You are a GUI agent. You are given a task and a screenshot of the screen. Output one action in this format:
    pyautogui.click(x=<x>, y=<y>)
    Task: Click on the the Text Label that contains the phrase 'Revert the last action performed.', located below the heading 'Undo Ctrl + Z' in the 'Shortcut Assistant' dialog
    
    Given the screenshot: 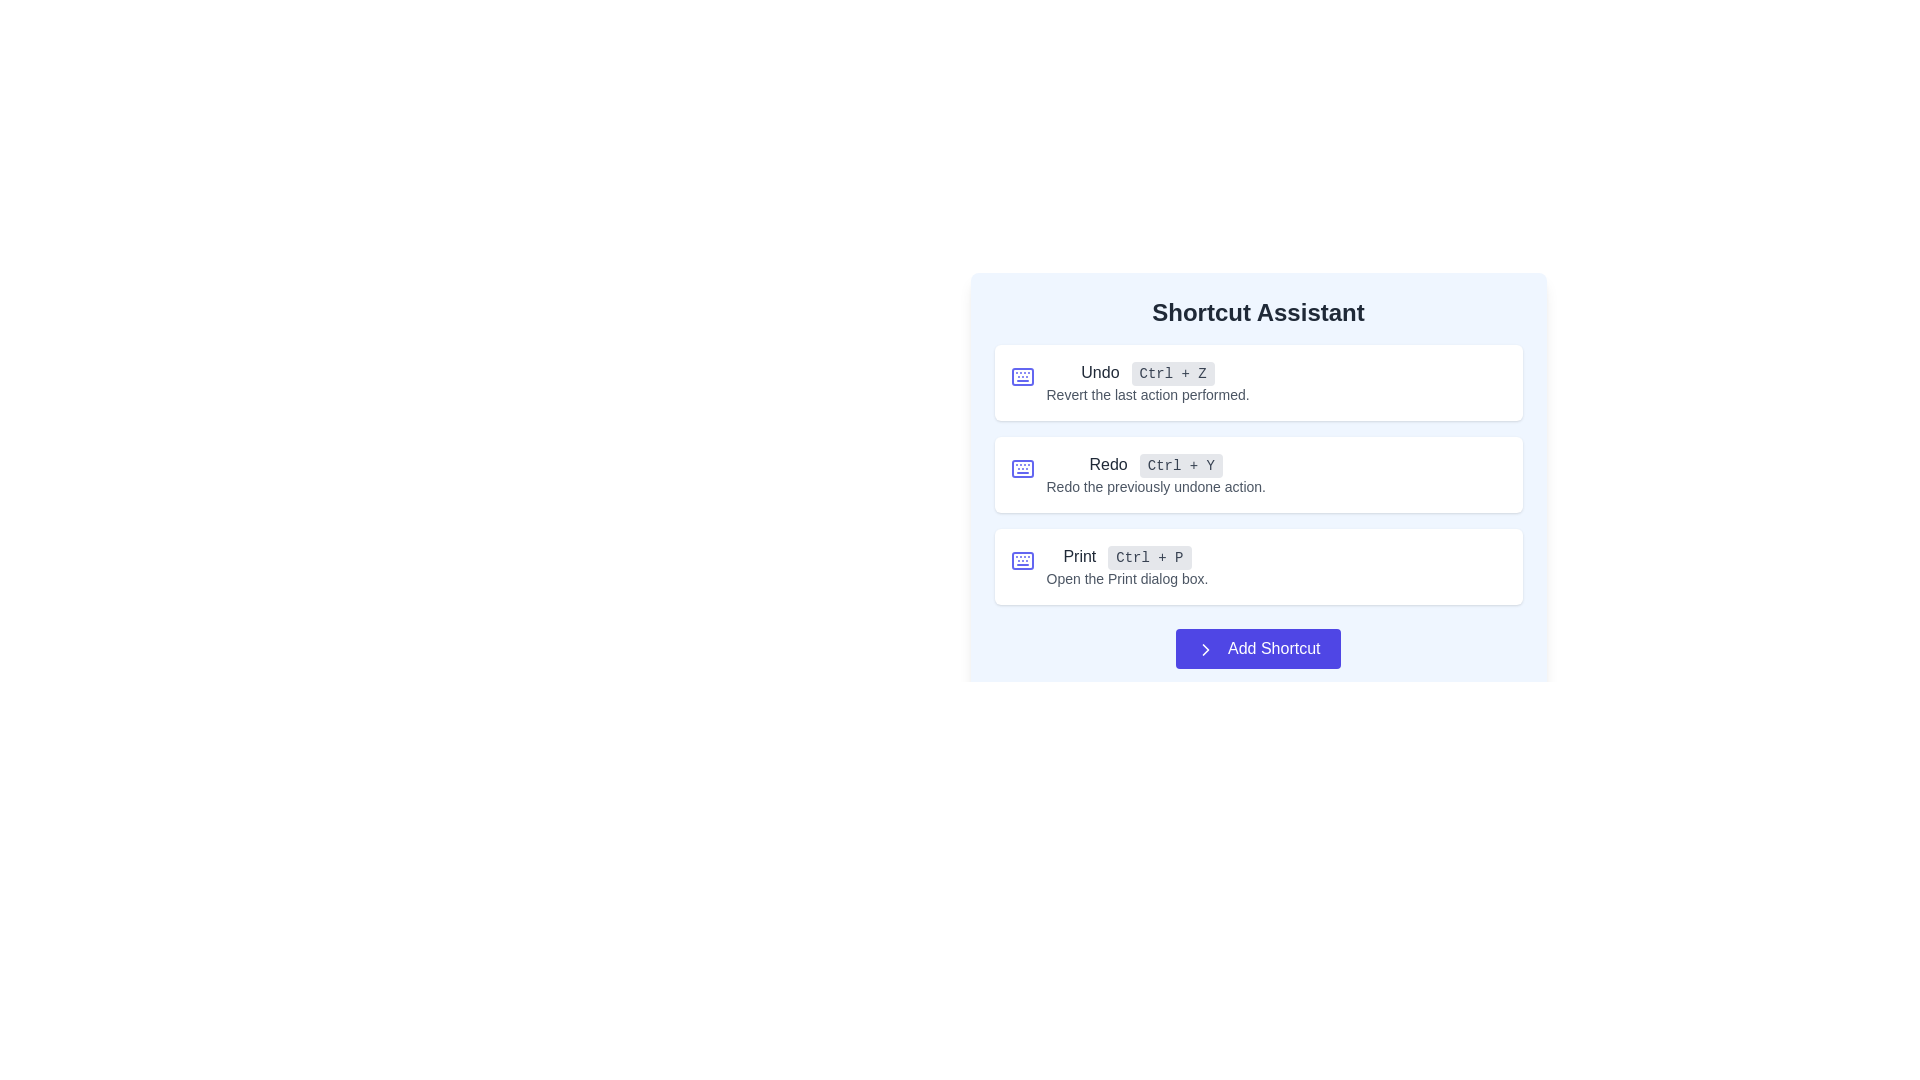 What is the action you would take?
    pyautogui.click(x=1147, y=394)
    